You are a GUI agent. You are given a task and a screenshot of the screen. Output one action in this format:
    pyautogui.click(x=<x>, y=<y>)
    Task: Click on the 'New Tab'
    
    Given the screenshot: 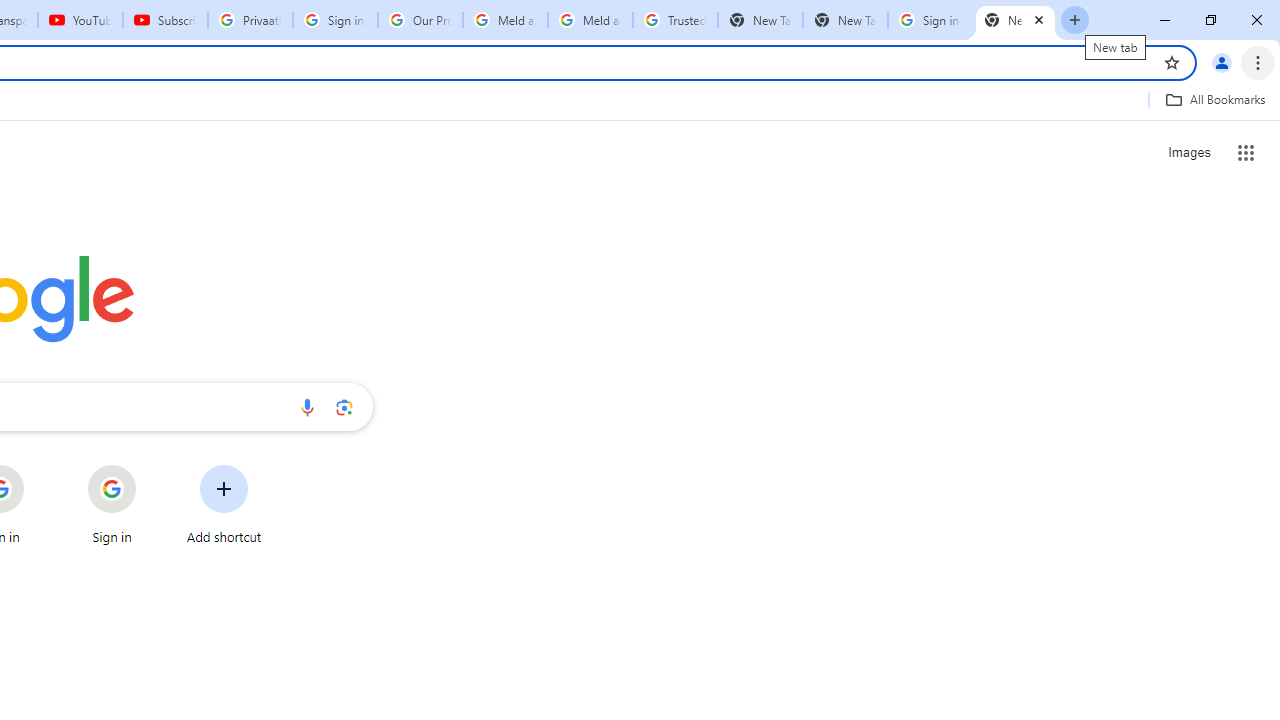 What is the action you would take?
    pyautogui.click(x=1015, y=20)
    